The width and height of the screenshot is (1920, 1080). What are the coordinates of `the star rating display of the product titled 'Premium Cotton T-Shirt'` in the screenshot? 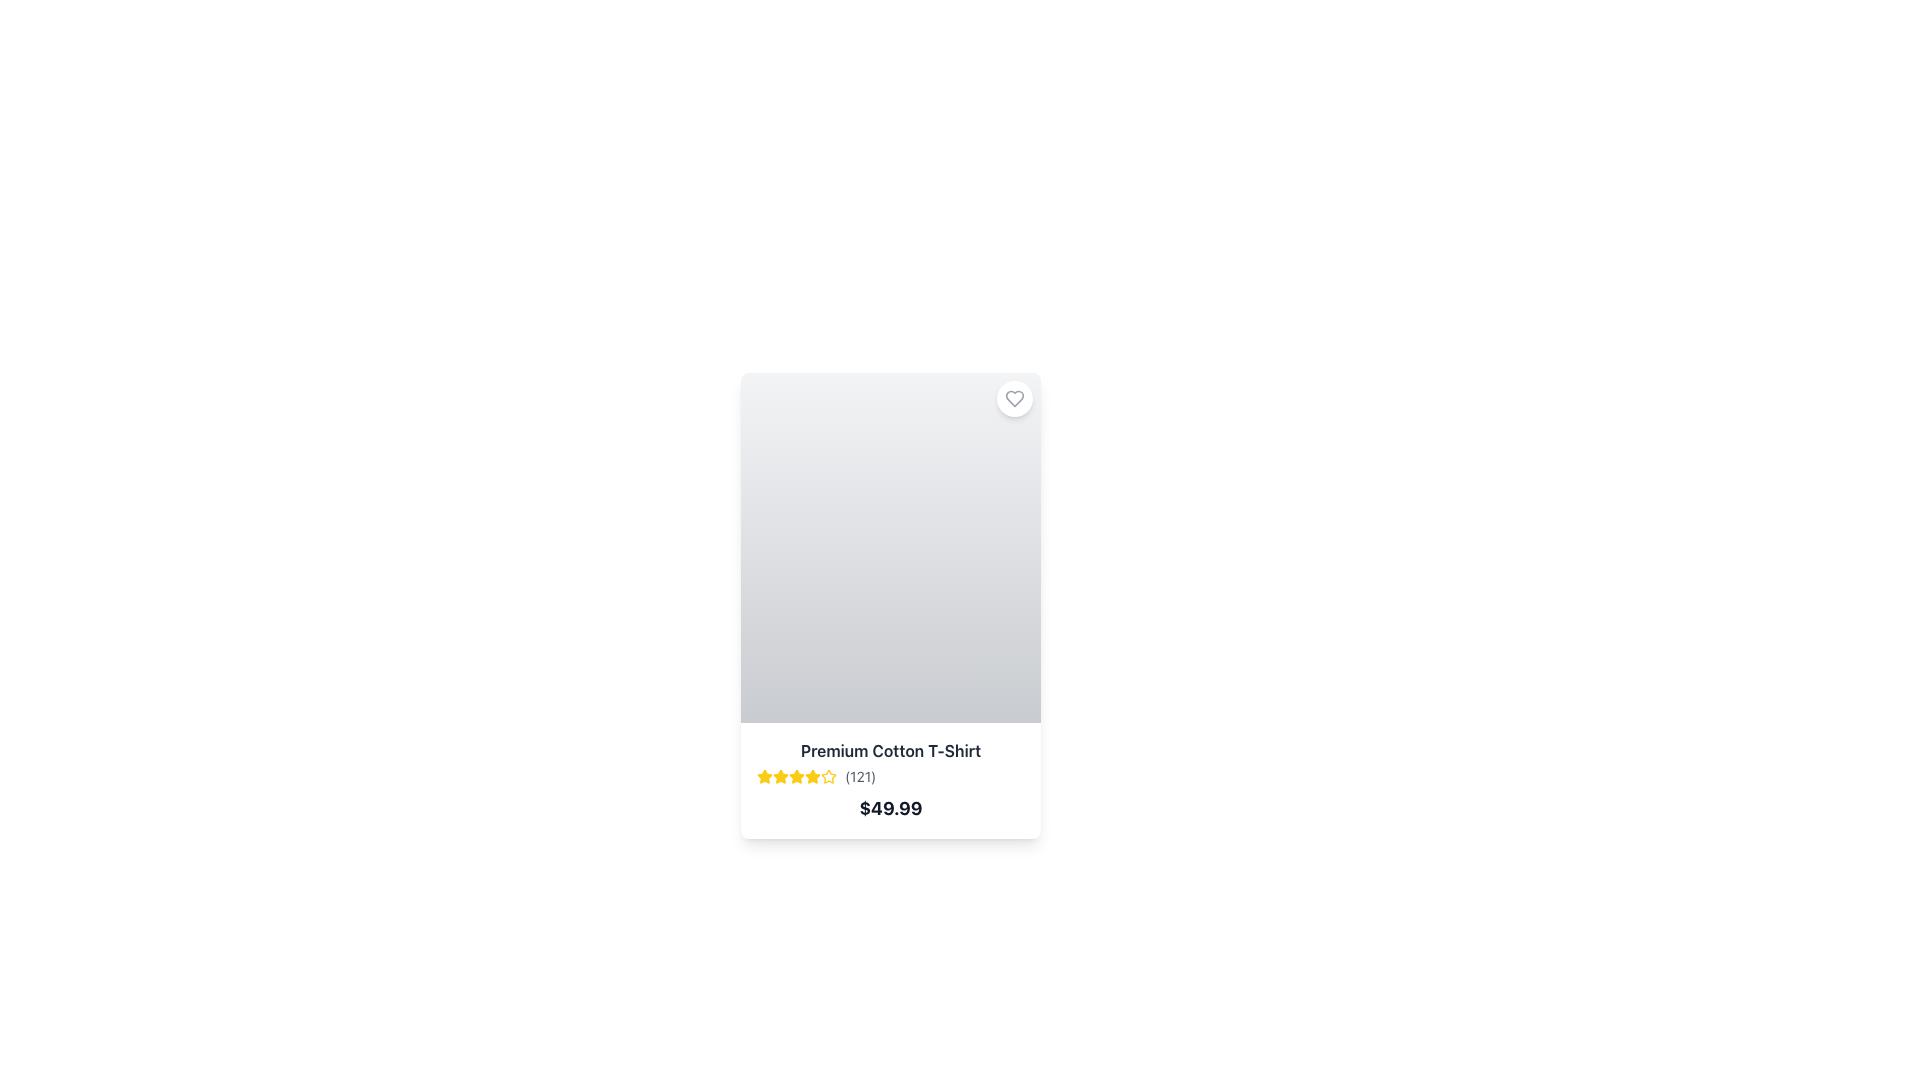 It's located at (890, 779).